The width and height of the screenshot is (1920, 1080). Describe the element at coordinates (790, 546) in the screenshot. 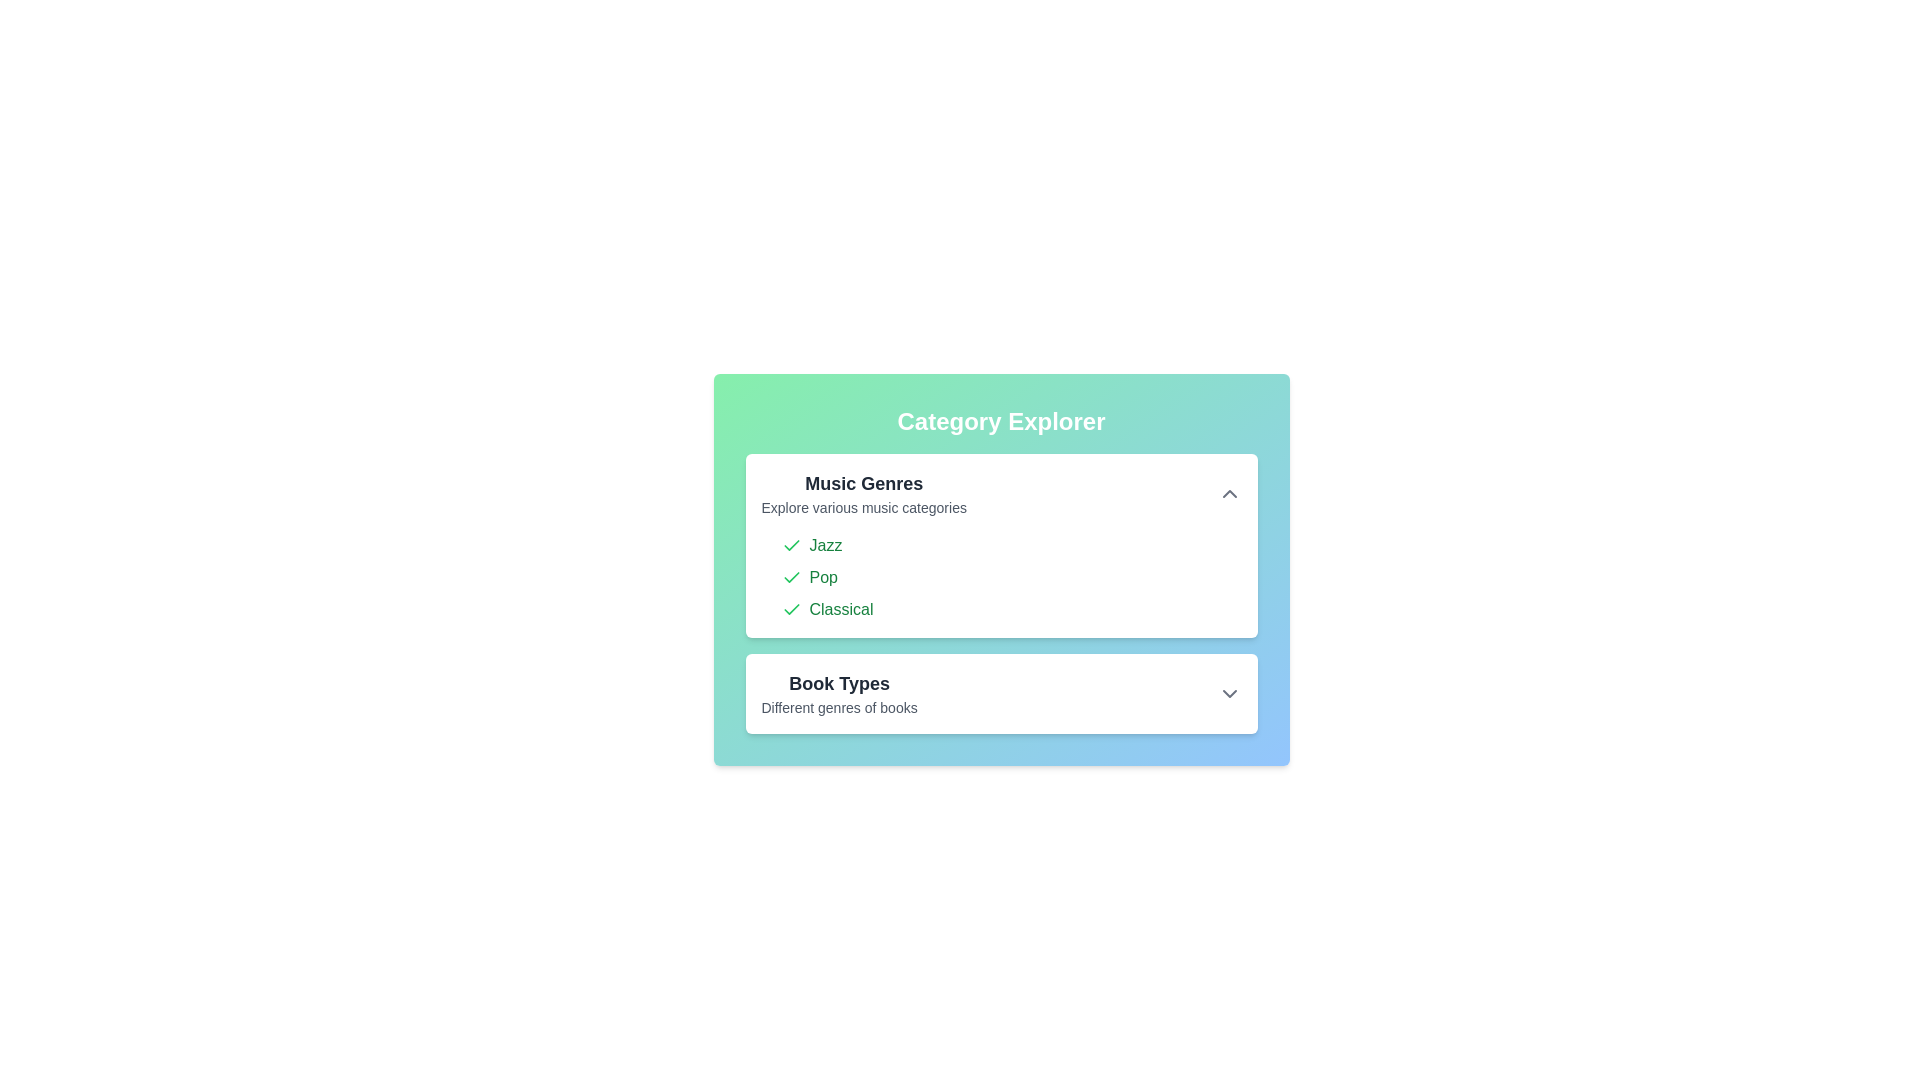

I see `the item Jazz from the list` at that location.